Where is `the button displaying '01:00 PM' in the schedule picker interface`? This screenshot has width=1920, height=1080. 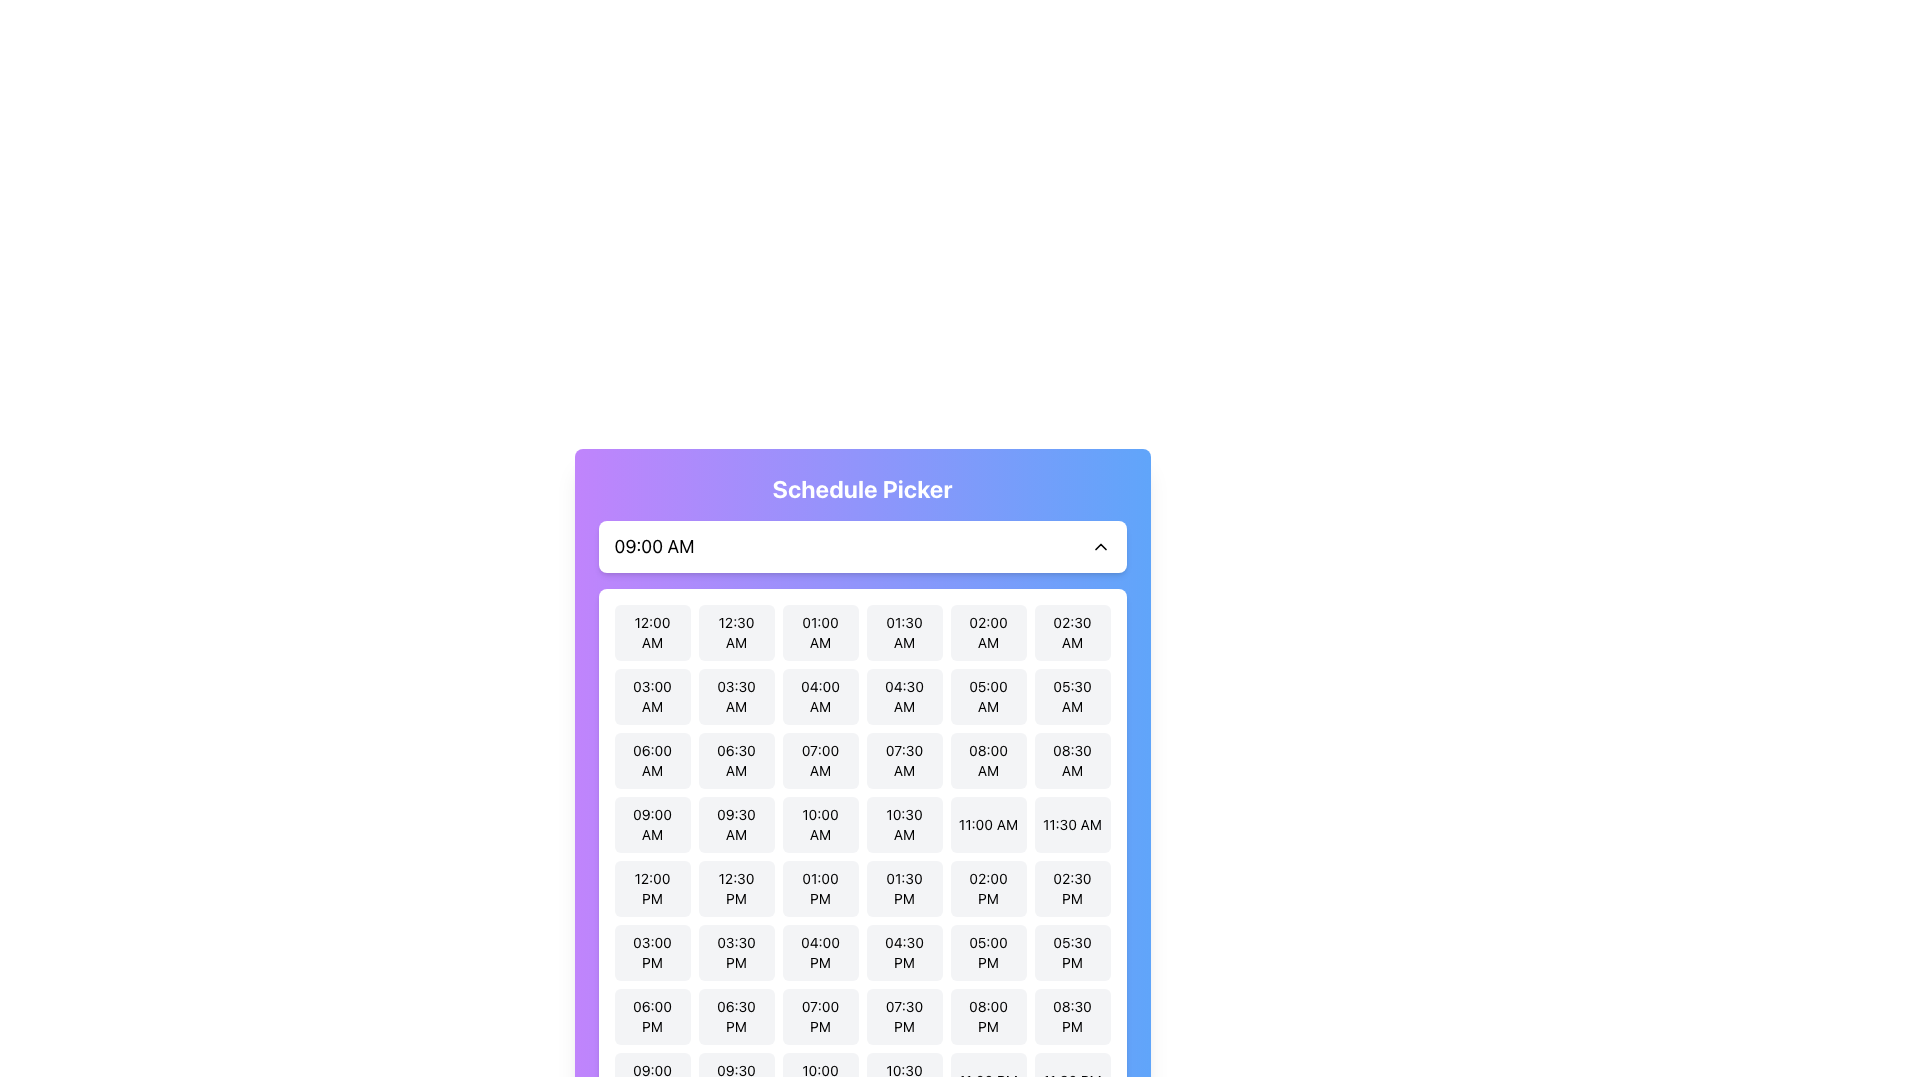
the button displaying '01:00 PM' in the schedule picker interface is located at coordinates (820, 887).